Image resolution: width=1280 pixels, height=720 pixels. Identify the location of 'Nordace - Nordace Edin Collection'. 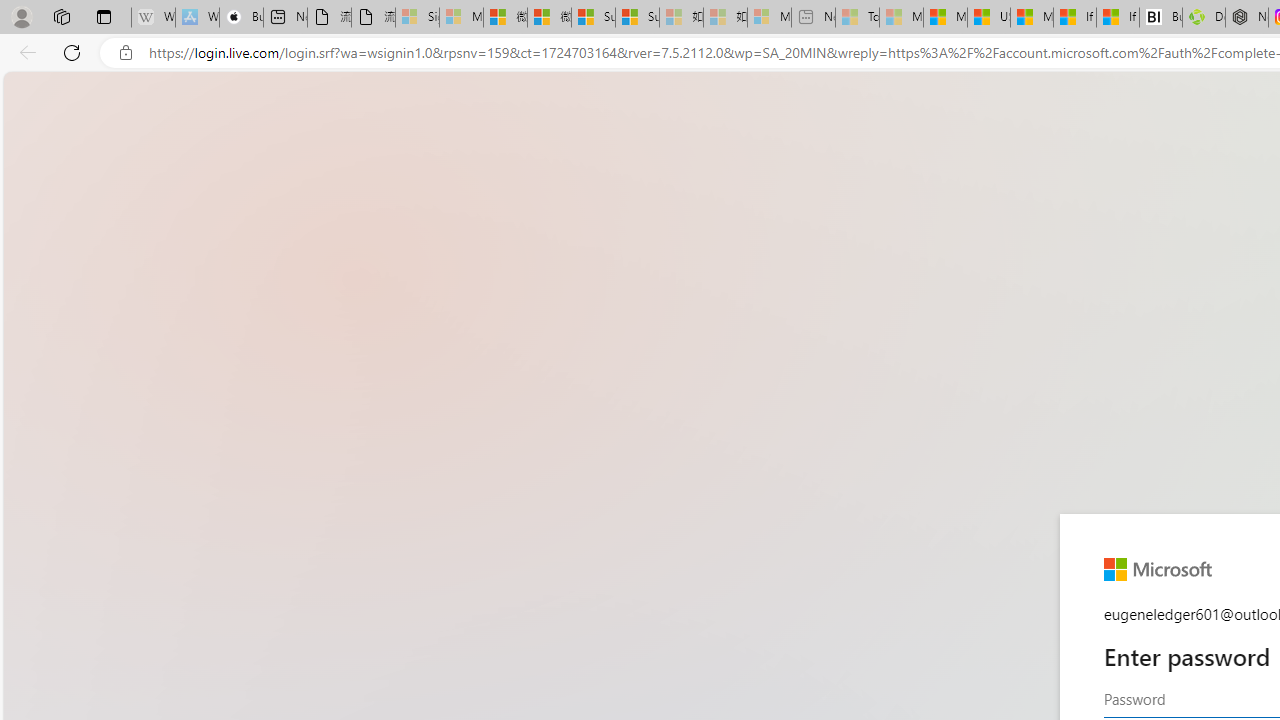
(1246, 17).